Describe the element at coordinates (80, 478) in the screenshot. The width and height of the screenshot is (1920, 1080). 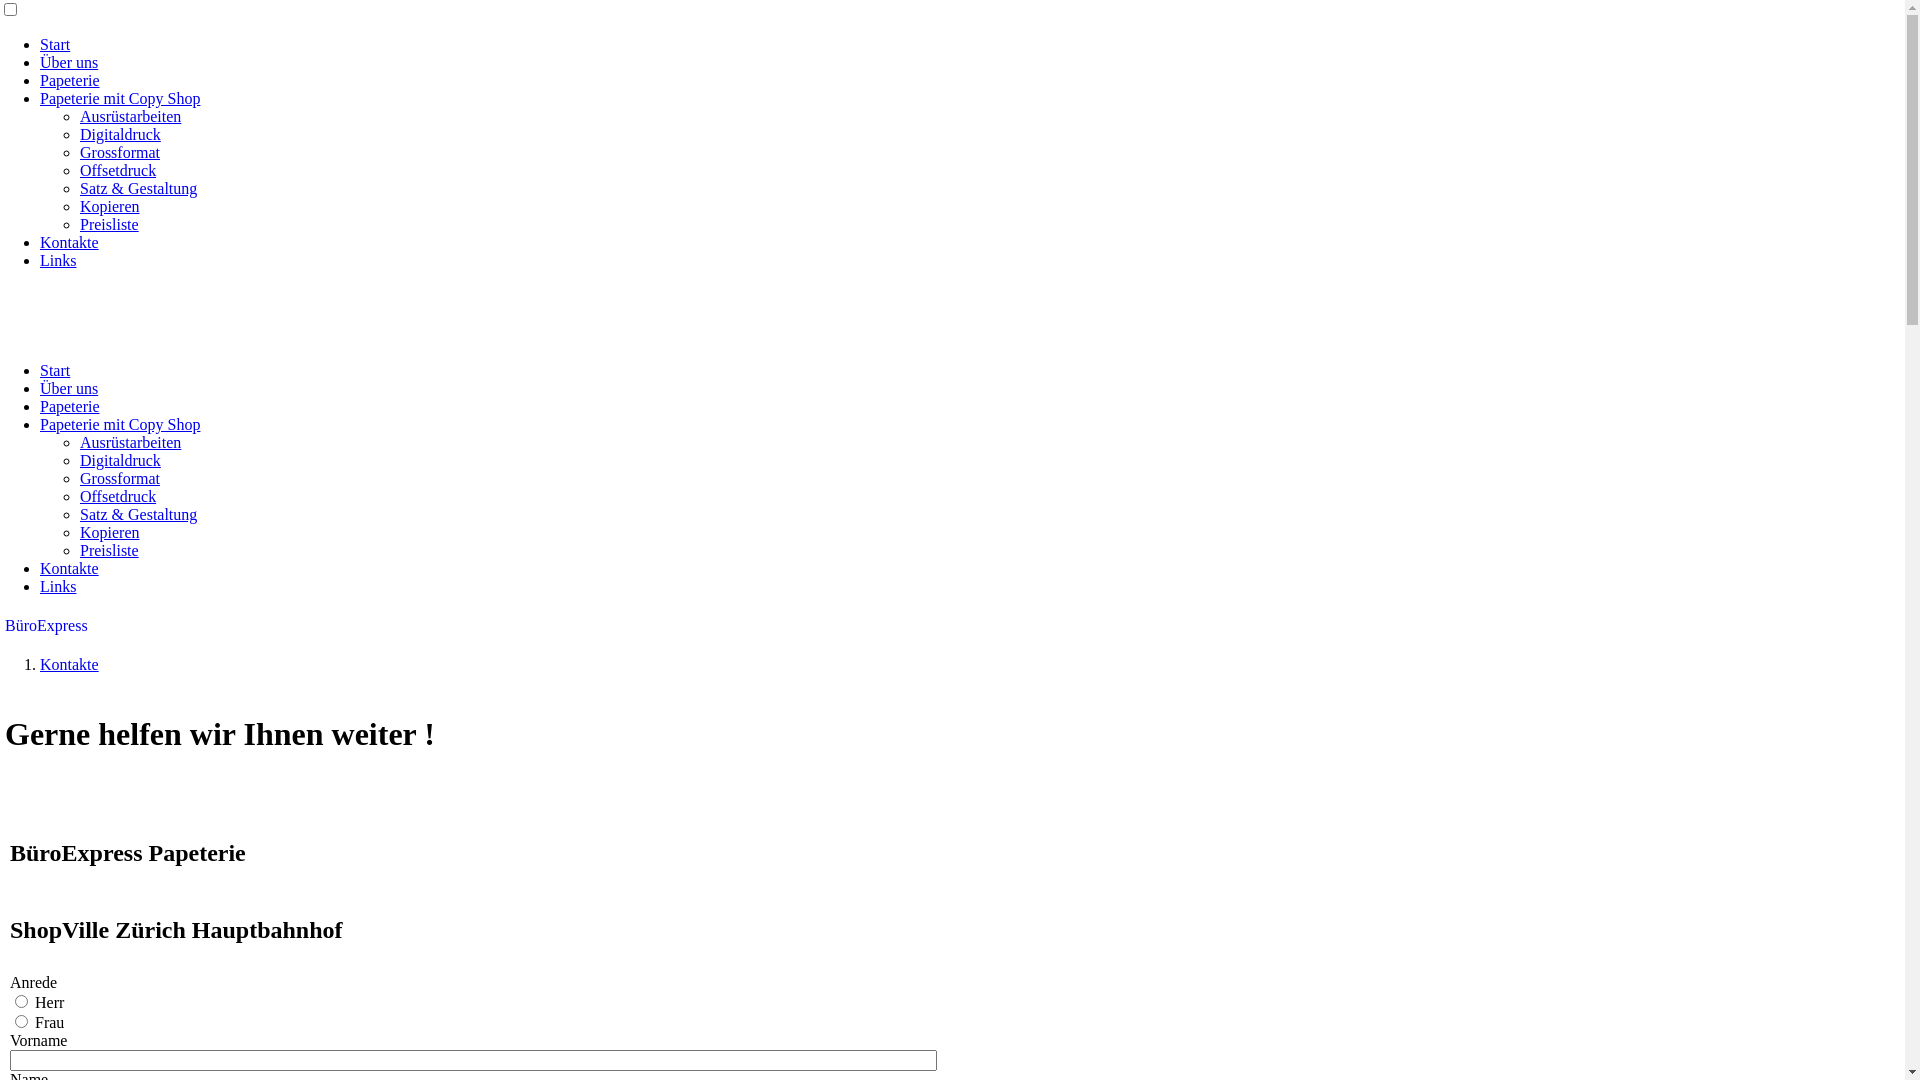
I see `'Grossformat'` at that location.